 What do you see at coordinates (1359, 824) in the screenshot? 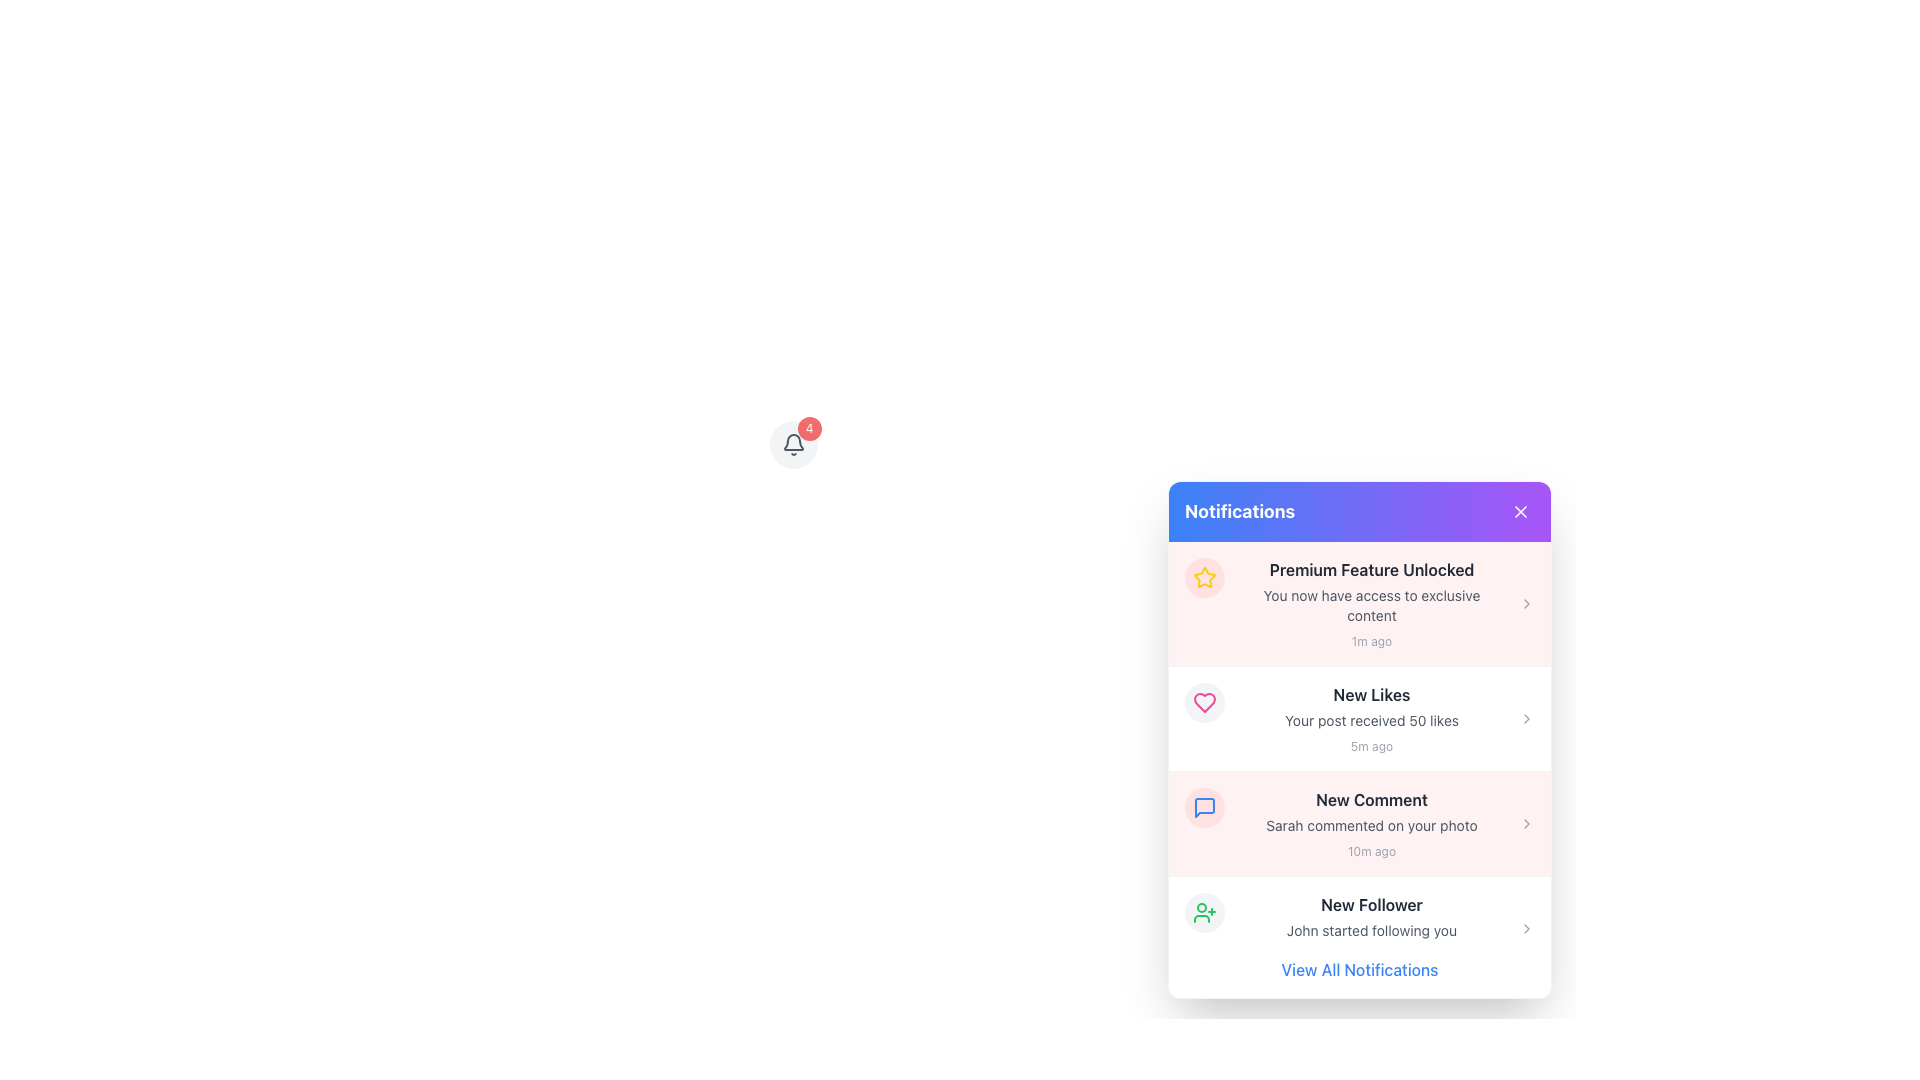
I see `the notification item with a light pink background that contains the header 'New Comment', a message from 'Sarah', and a timestamp '10m ago'` at bounding box center [1359, 824].